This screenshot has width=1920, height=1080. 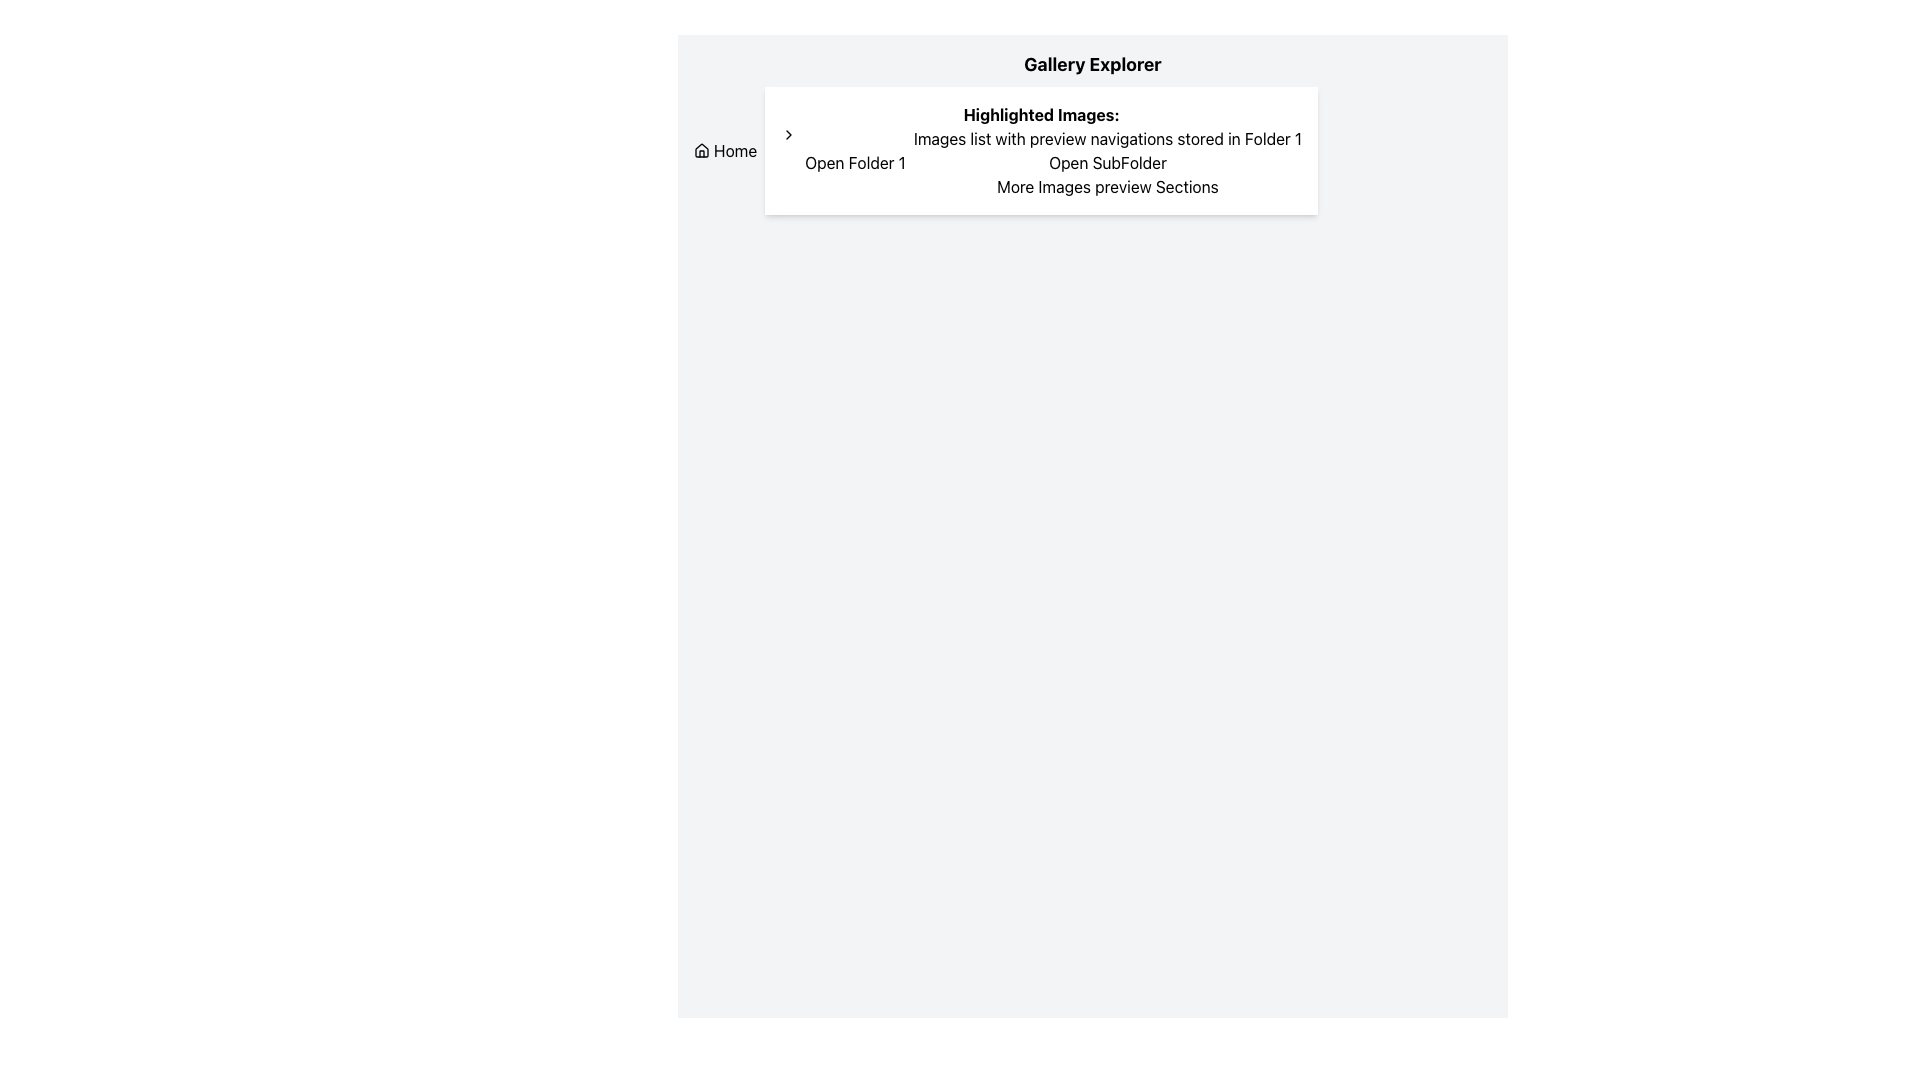 What do you see at coordinates (1107, 137) in the screenshot?
I see `the text label that reads 'Images list with preview navigations stored in Folder 1', which is located under the header 'Highlighted Images:'` at bounding box center [1107, 137].